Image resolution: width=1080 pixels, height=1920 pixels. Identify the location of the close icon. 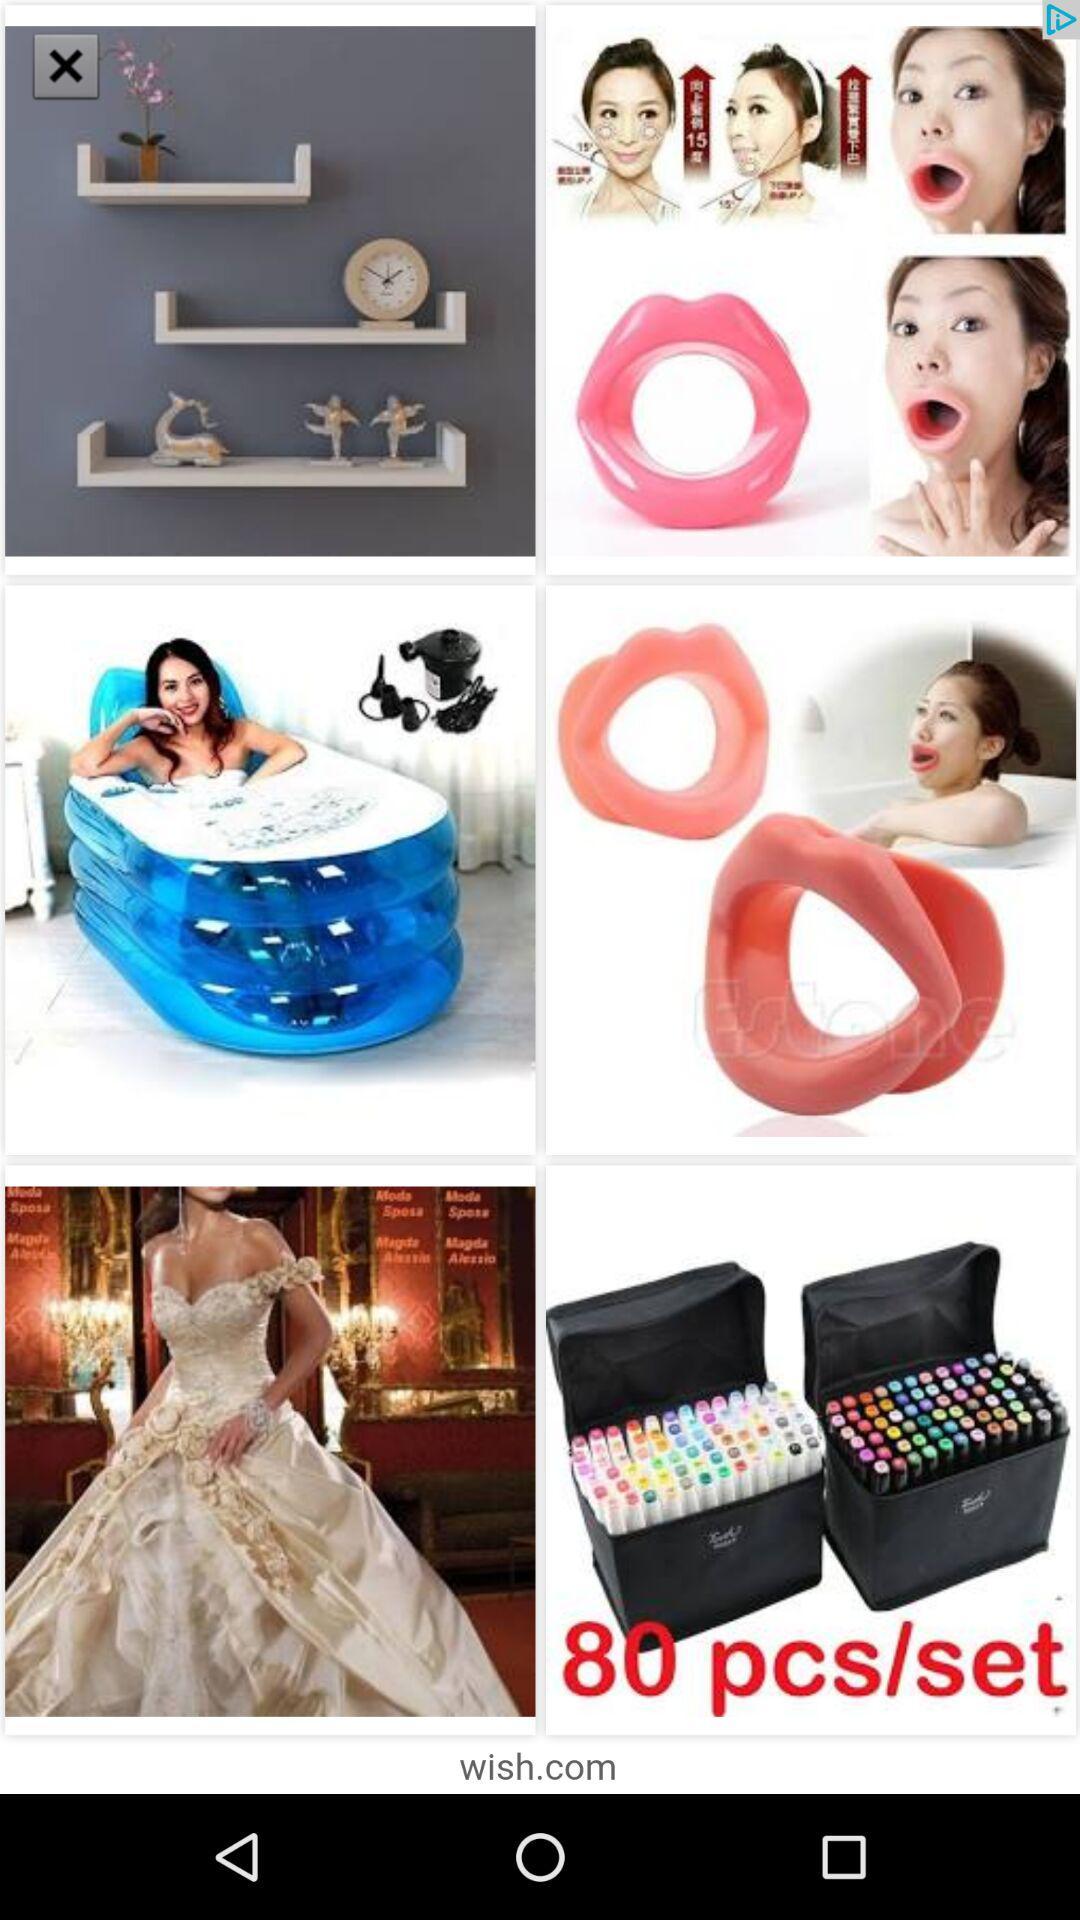
(64, 70).